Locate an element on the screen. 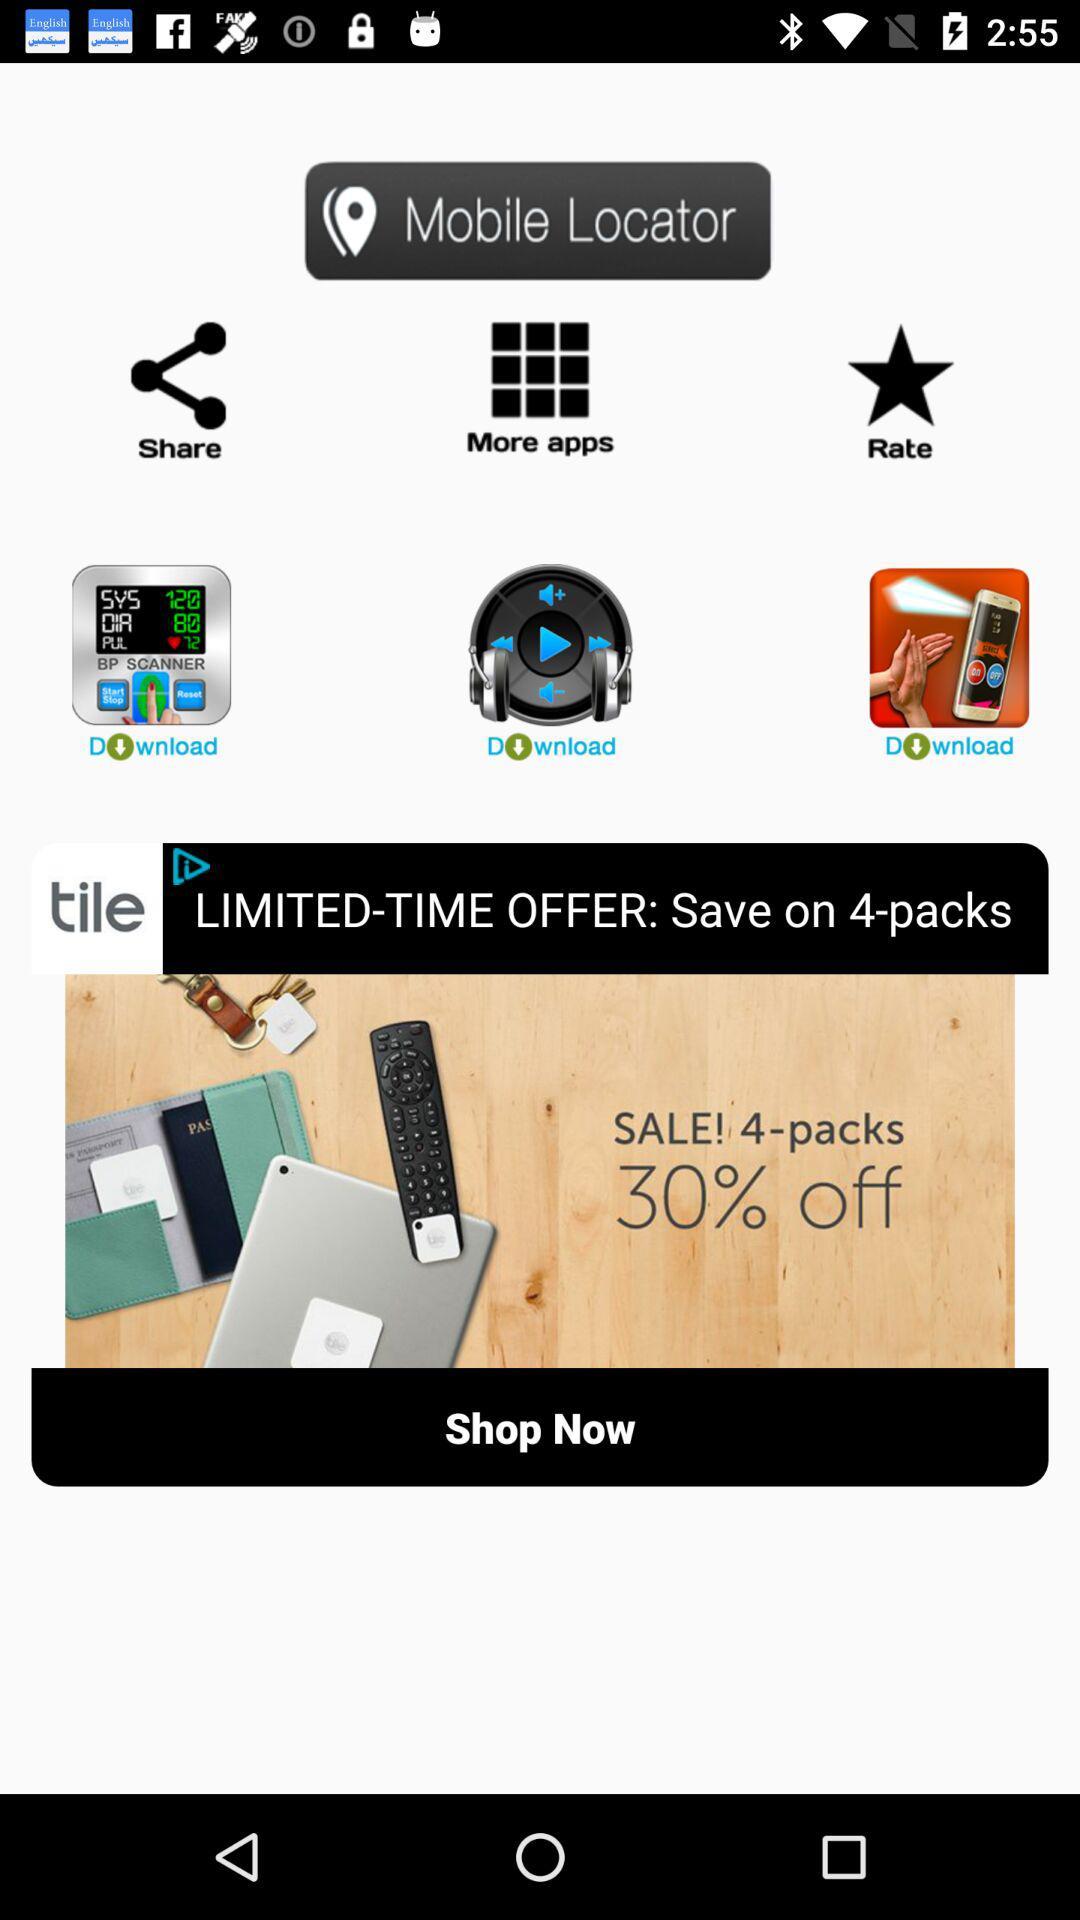  an advertisement is located at coordinates (540, 1171).